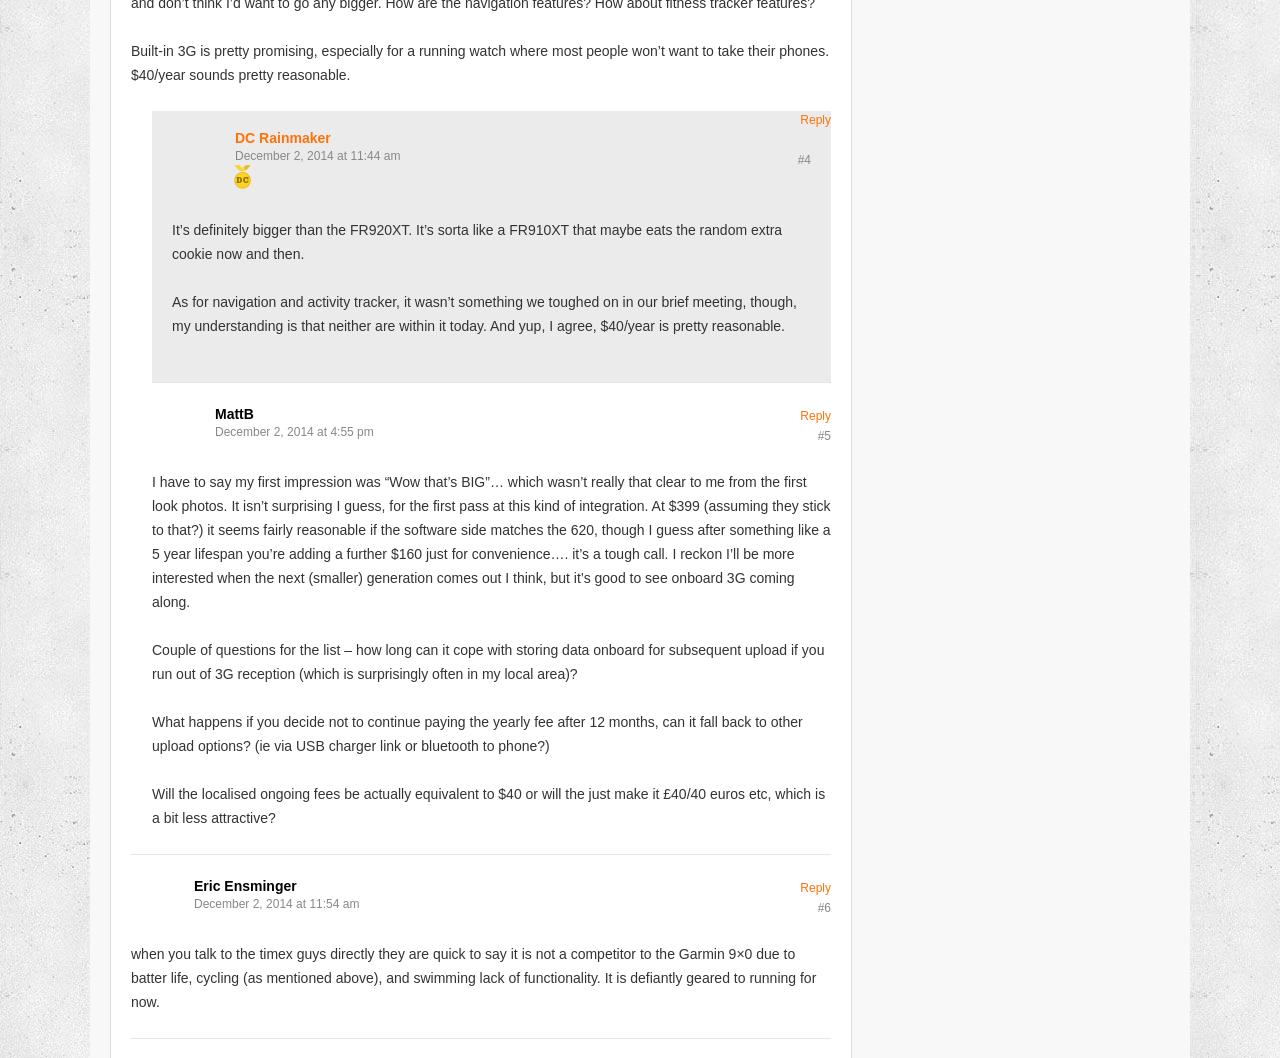 The height and width of the screenshot is (1058, 1280). I want to click on 'It’s definitely bigger than the FR920XT. It’s sorta like a FR910XT that maybe eats the random extra cookie now and then.', so click(476, 241).